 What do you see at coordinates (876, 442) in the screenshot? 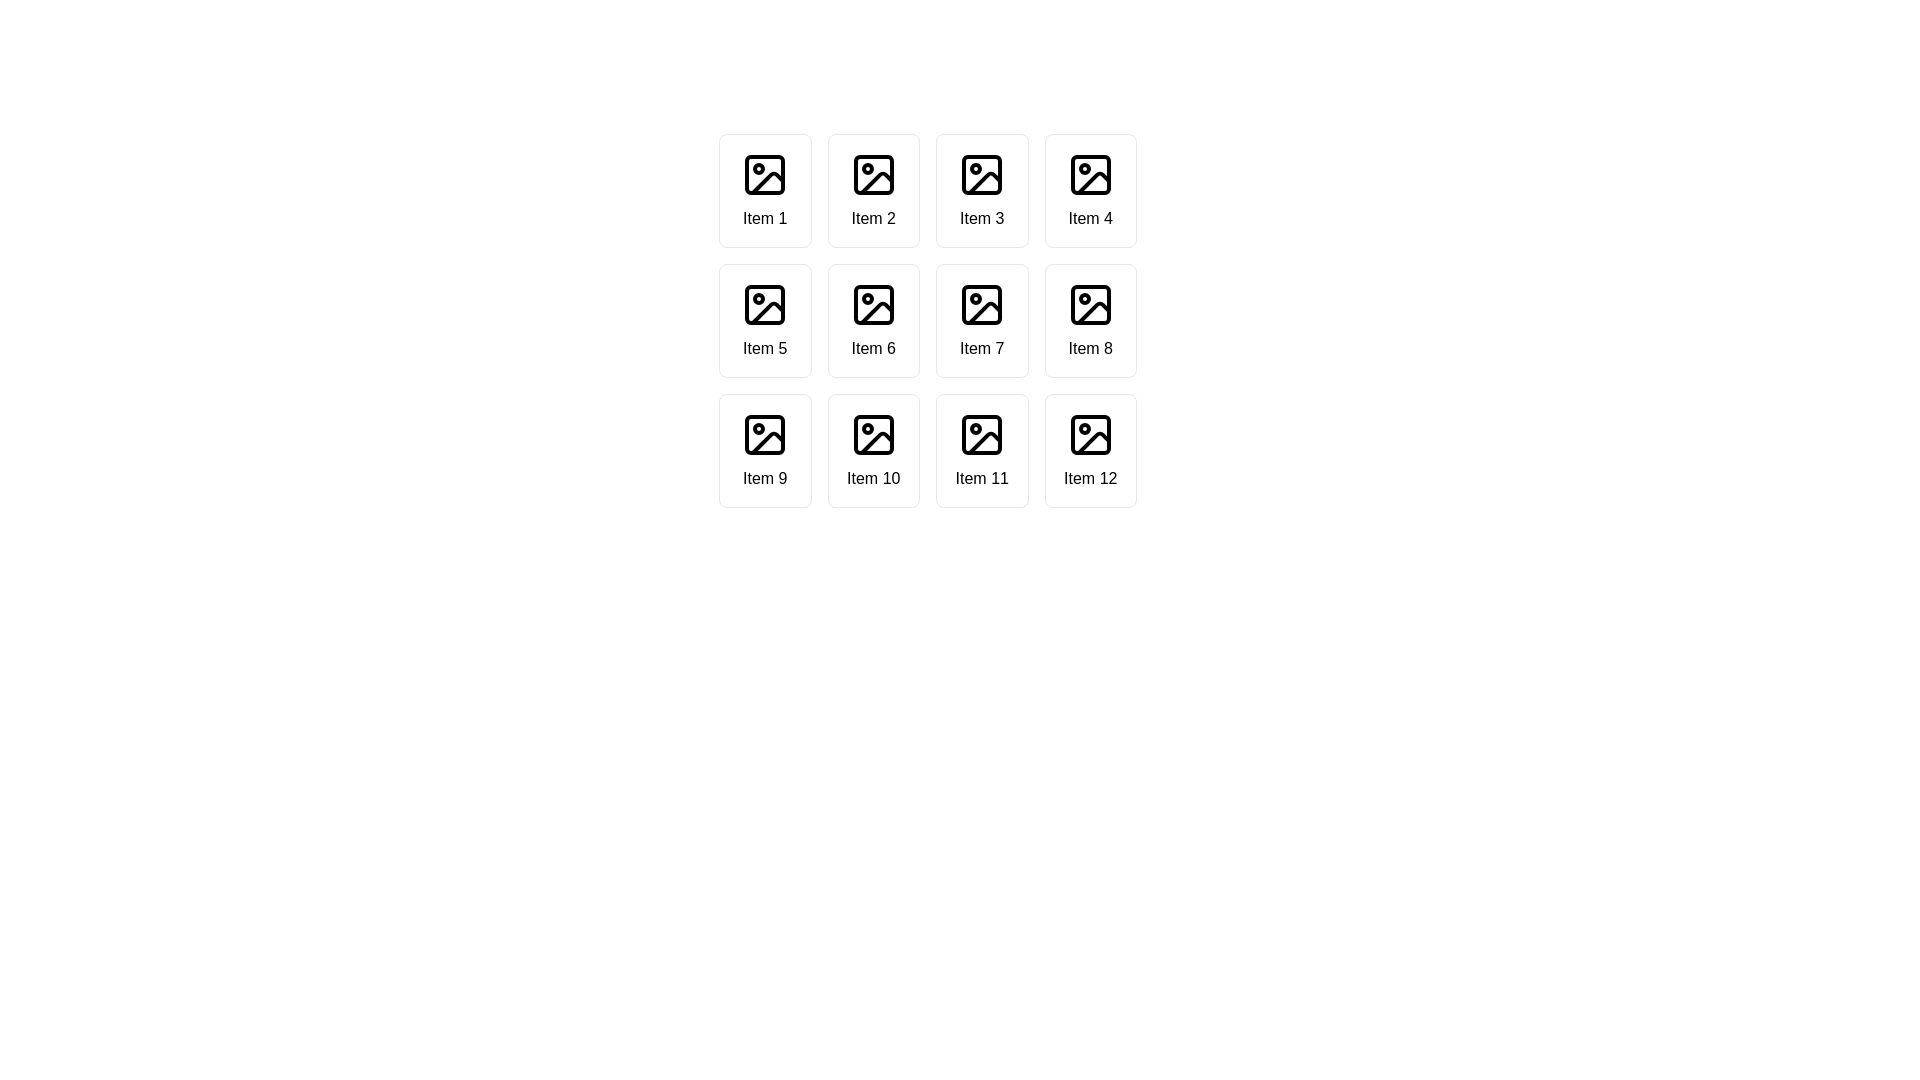
I see `the bottom middle icon in the 3x4 grid layout` at bounding box center [876, 442].